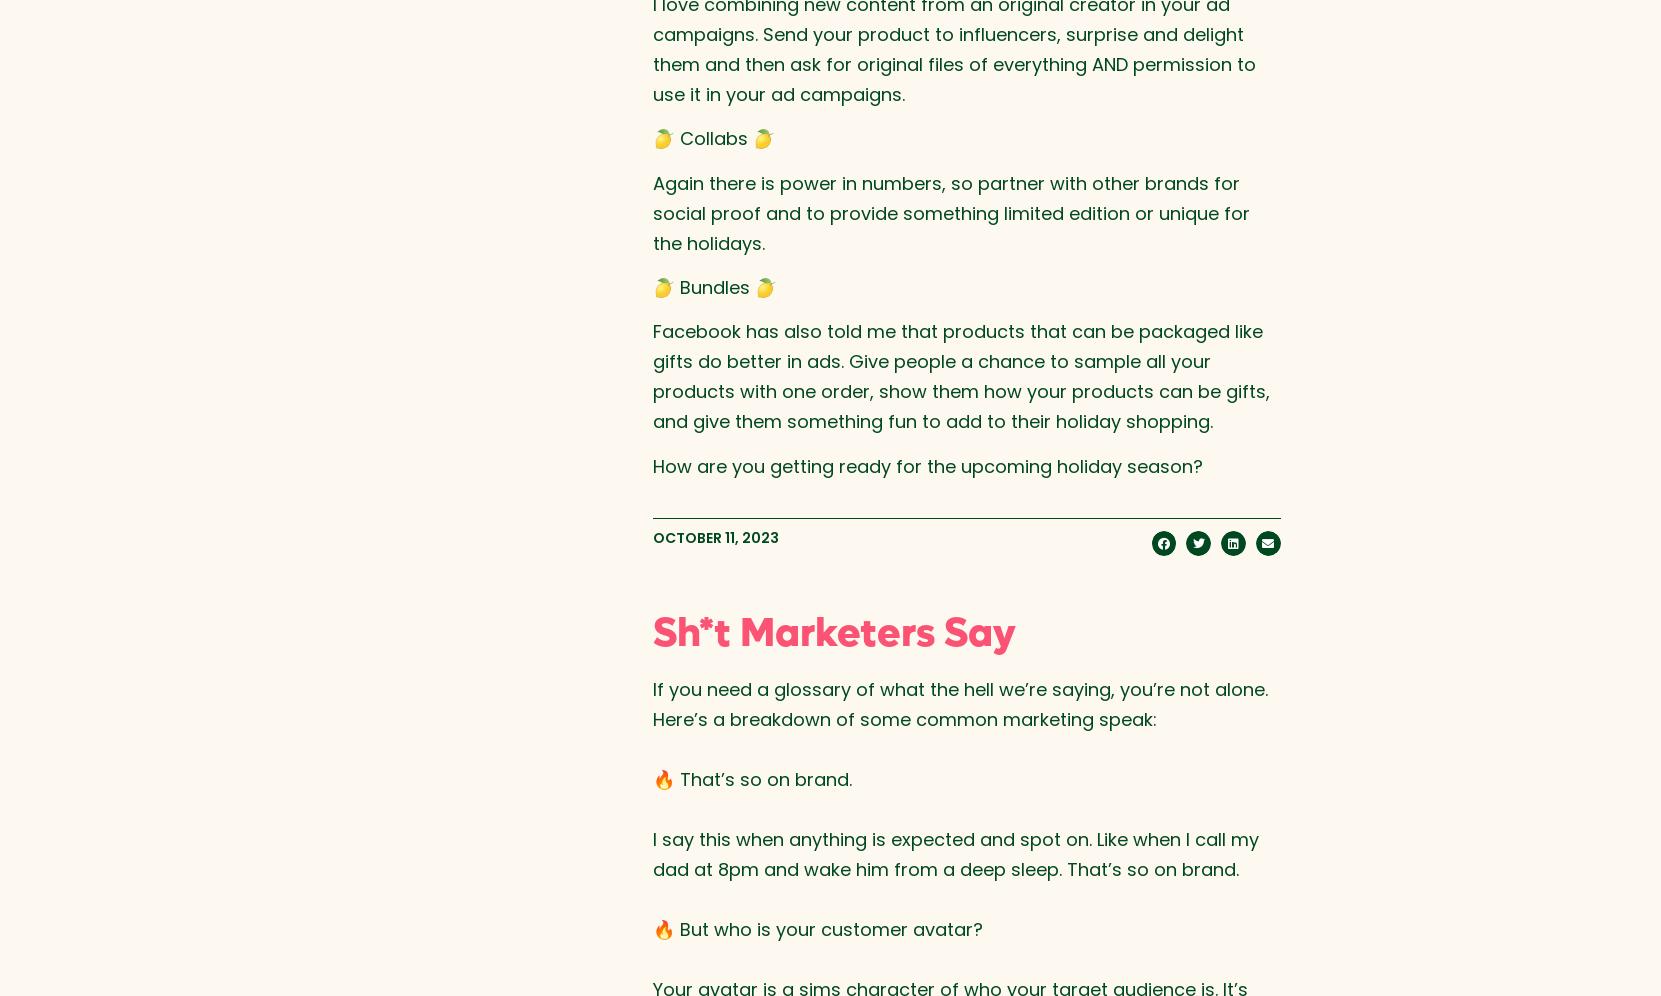 Image resolution: width=1661 pixels, height=996 pixels. Describe the element at coordinates (713, 137) in the screenshot. I see `'🍋 Collabs 🍋'` at that location.